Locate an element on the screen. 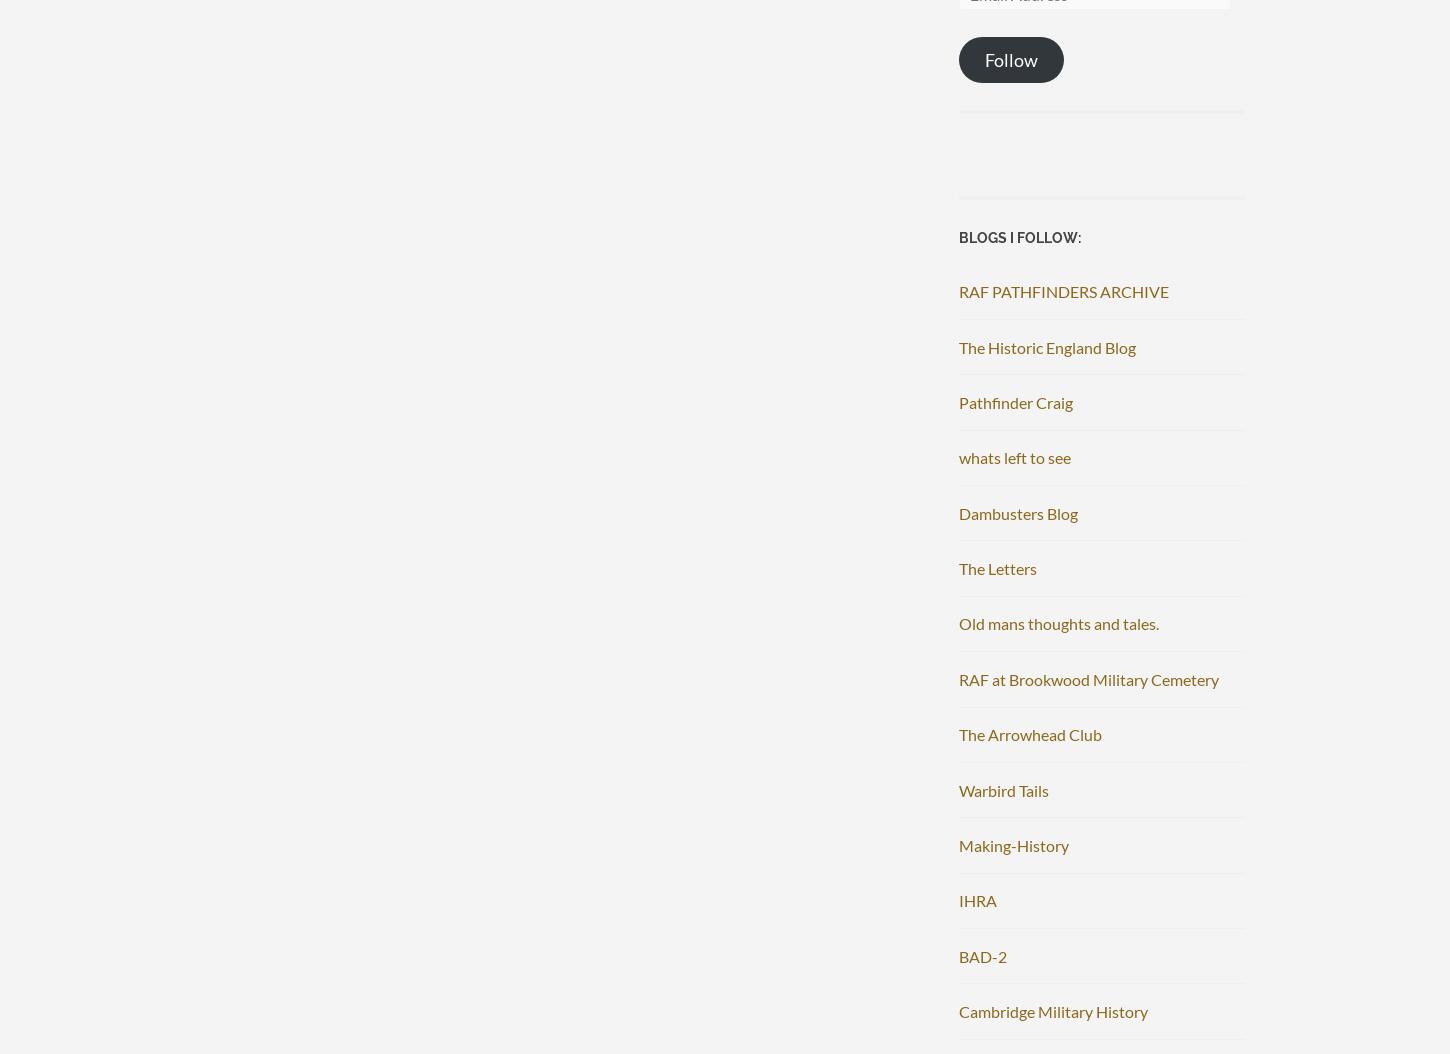 This screenshot has width=1450, height=1054. 'The Historic England Blog' is located at coordinates (1047, 346).